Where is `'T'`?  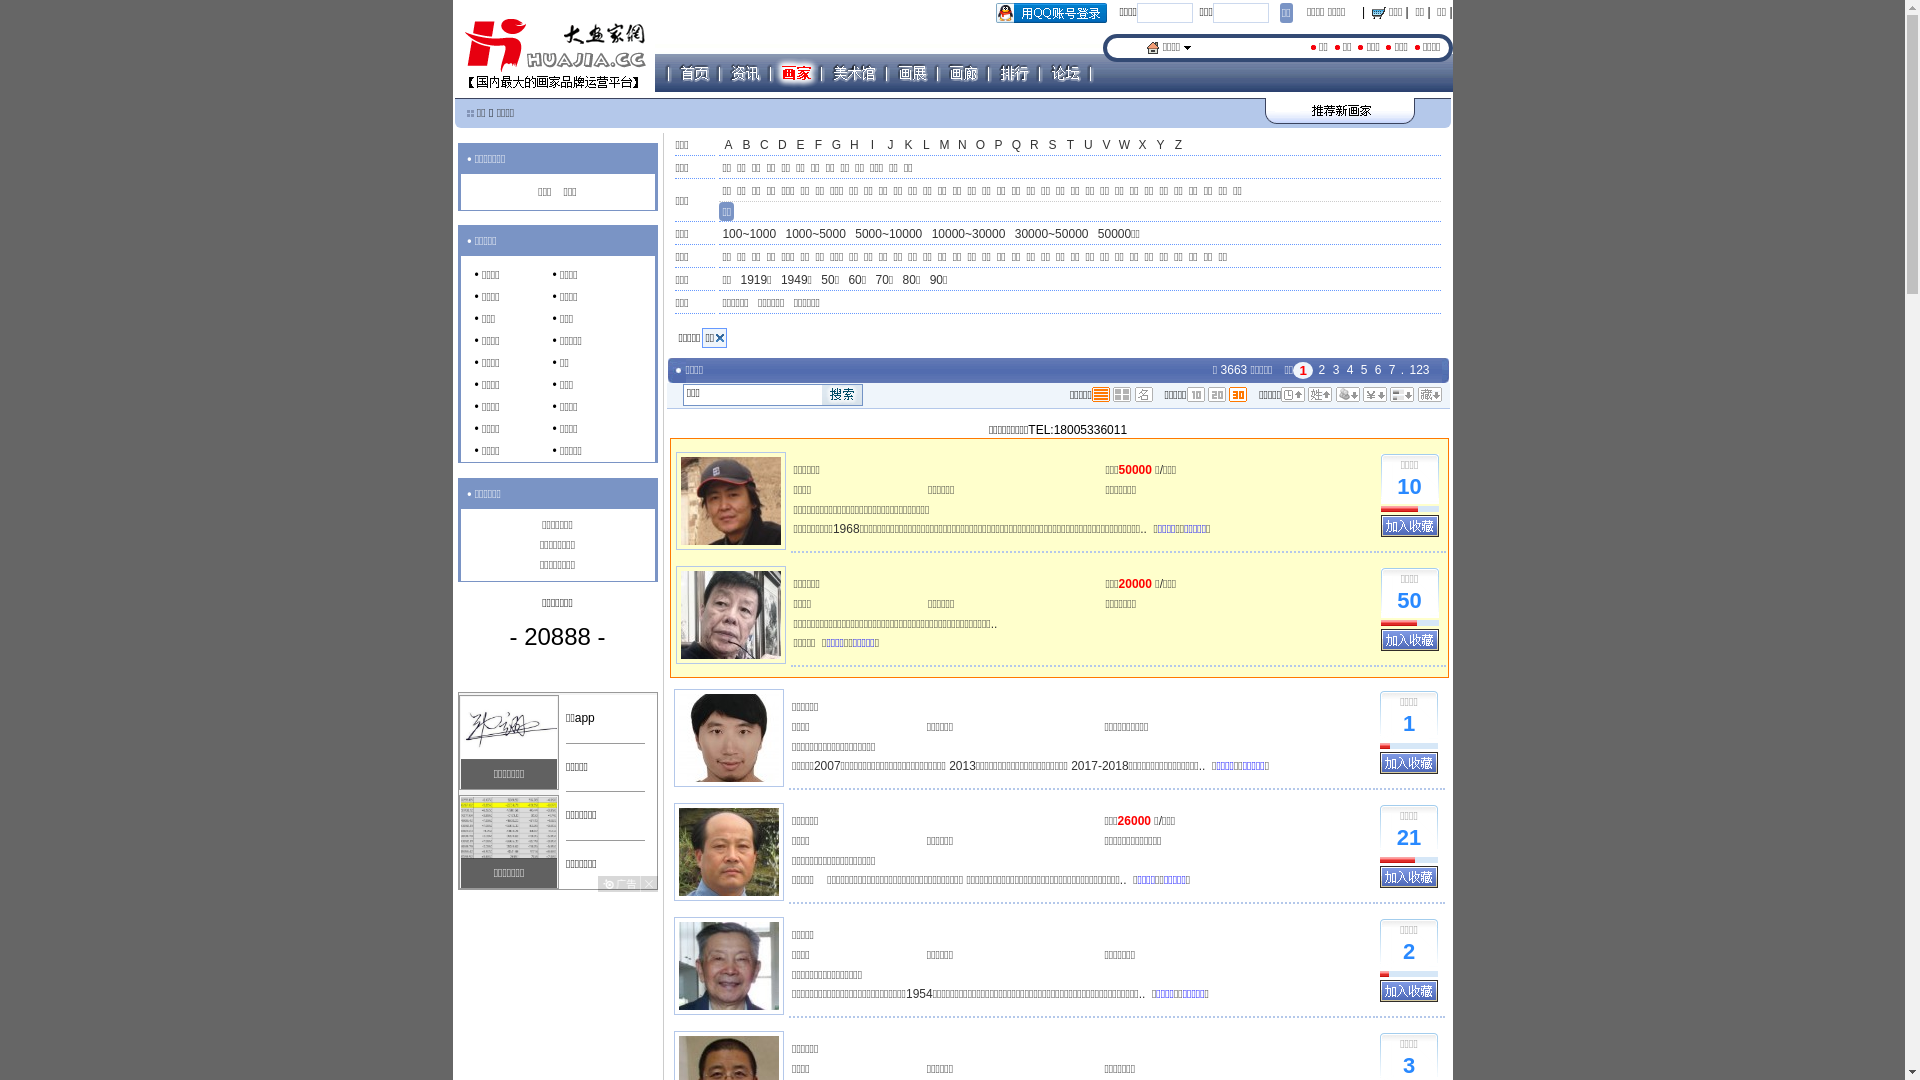 'T' is located at coordinates (1059, 145).